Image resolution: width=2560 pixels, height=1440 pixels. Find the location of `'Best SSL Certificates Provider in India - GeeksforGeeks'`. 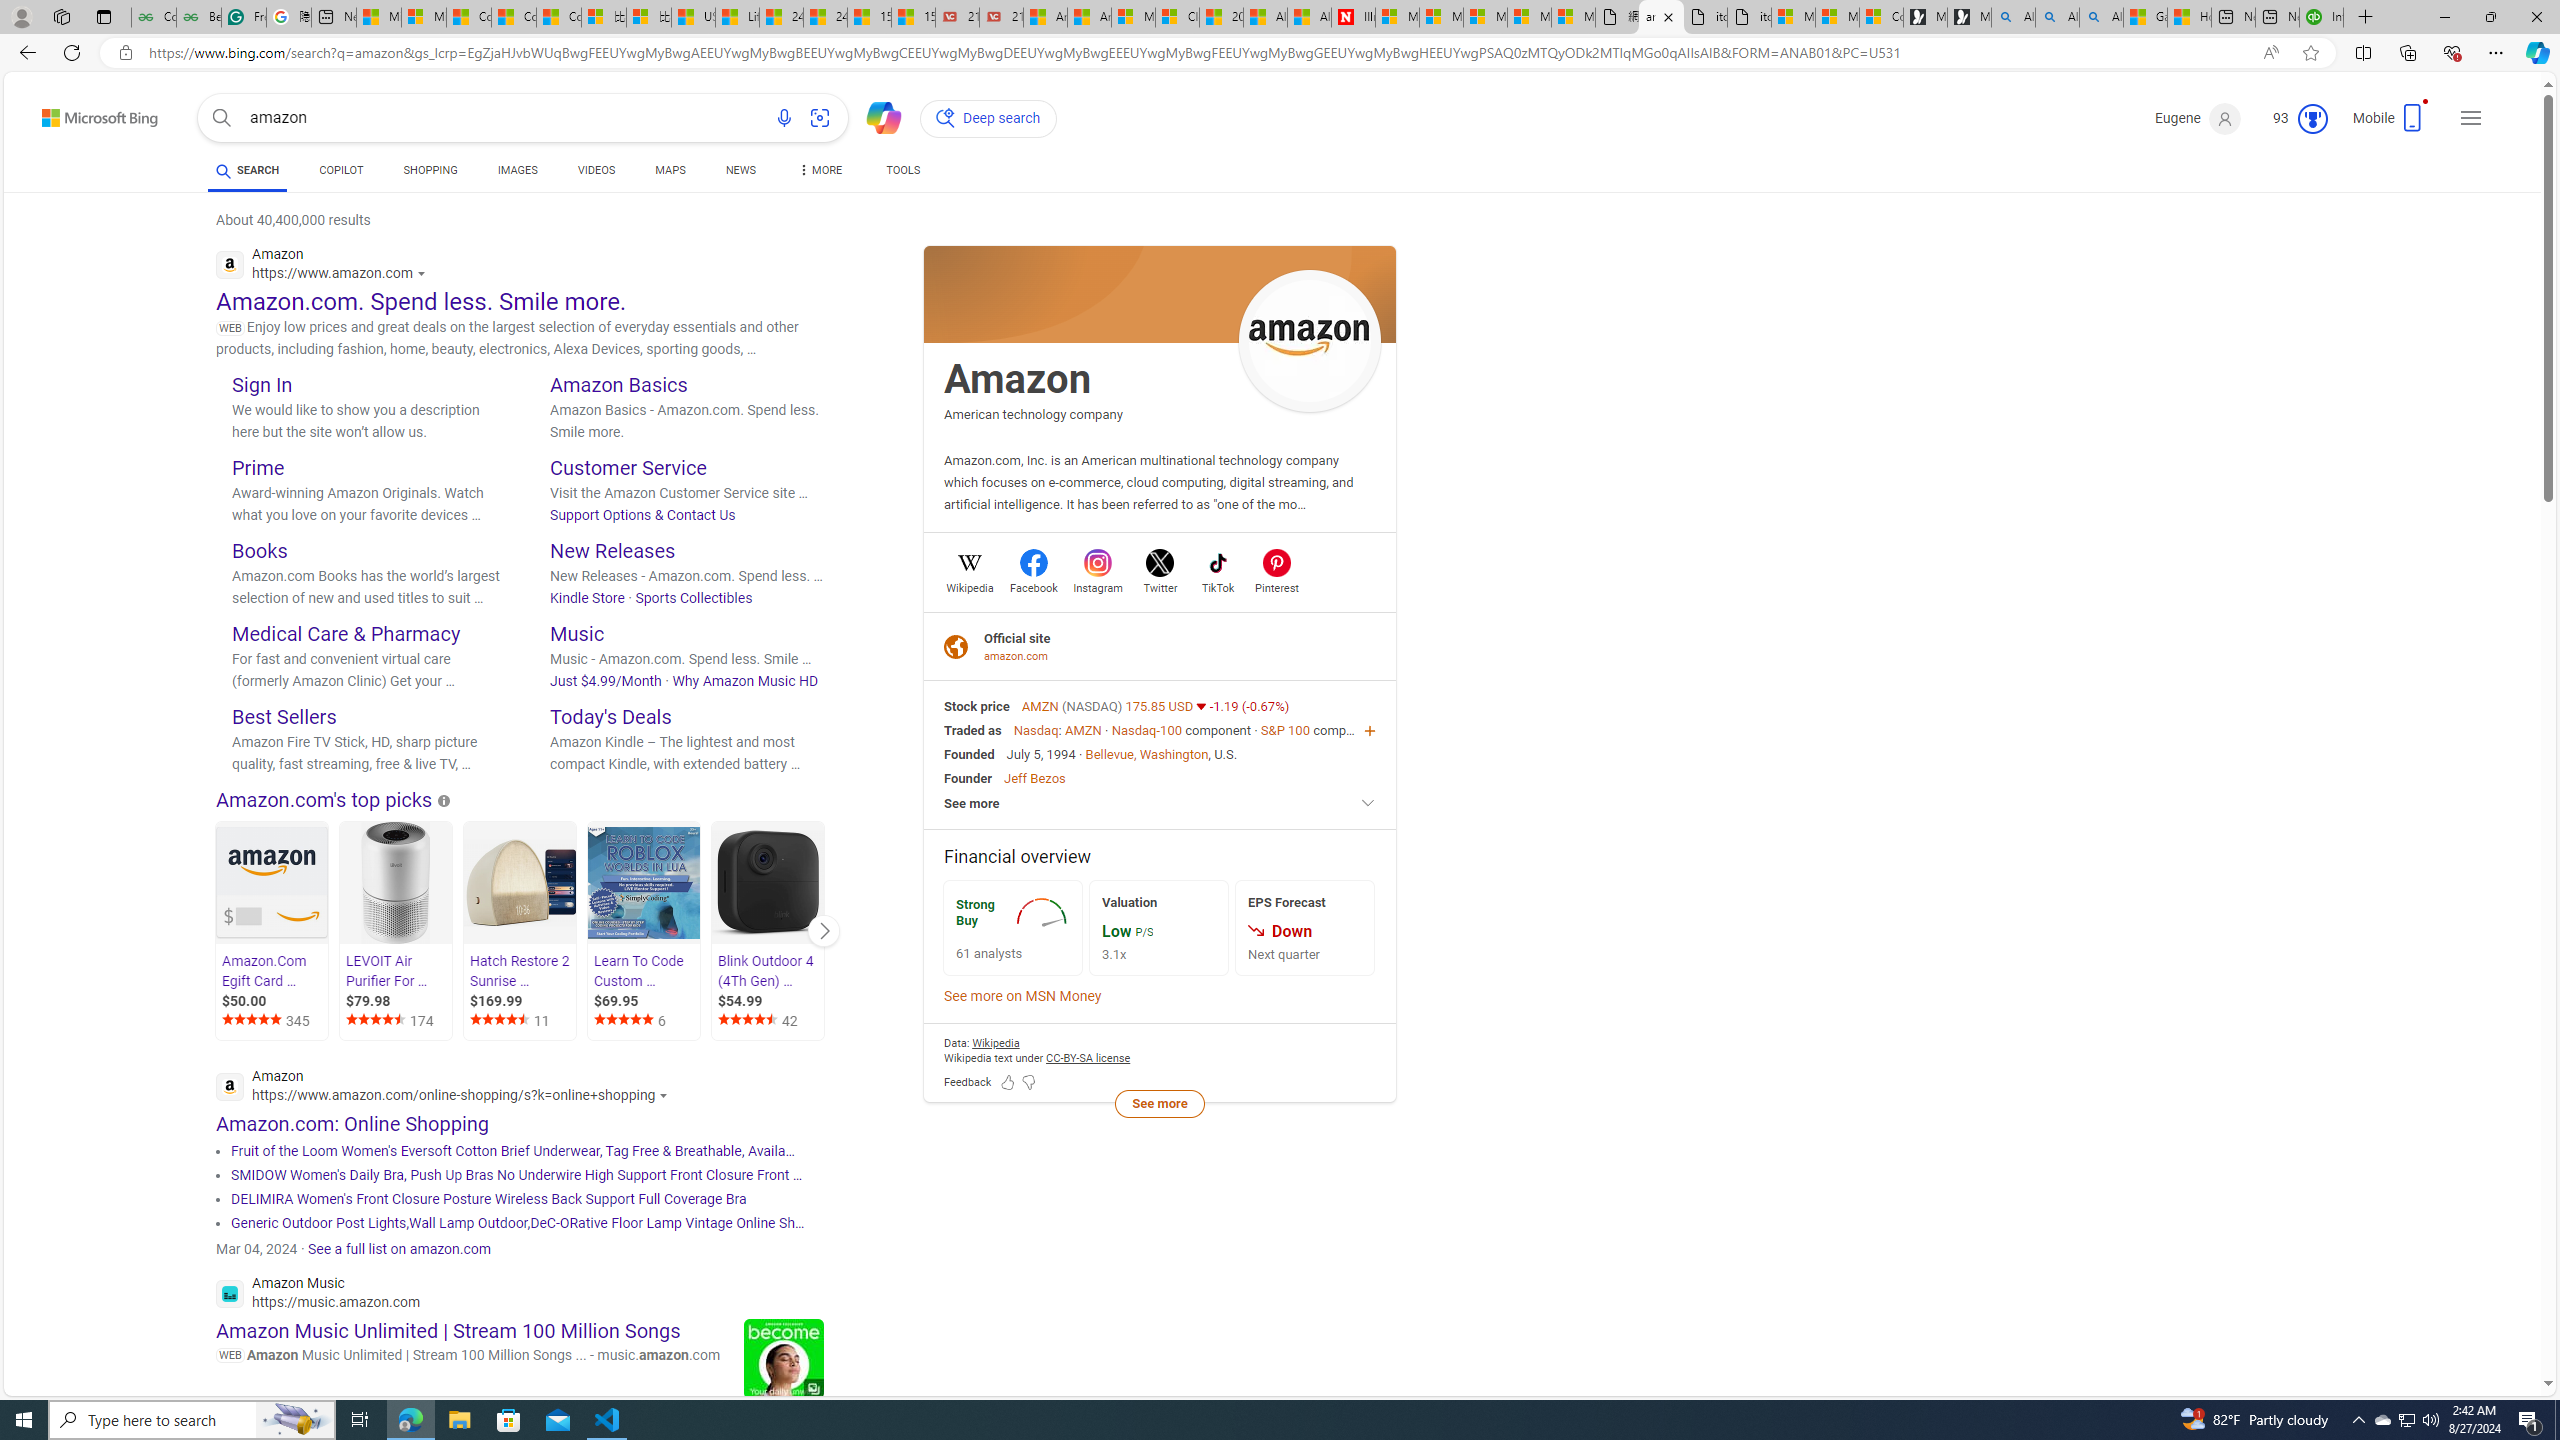

'Best SSL Certificates Provider in India - GeeksforGeeks' is located at coordinates (199, 16).